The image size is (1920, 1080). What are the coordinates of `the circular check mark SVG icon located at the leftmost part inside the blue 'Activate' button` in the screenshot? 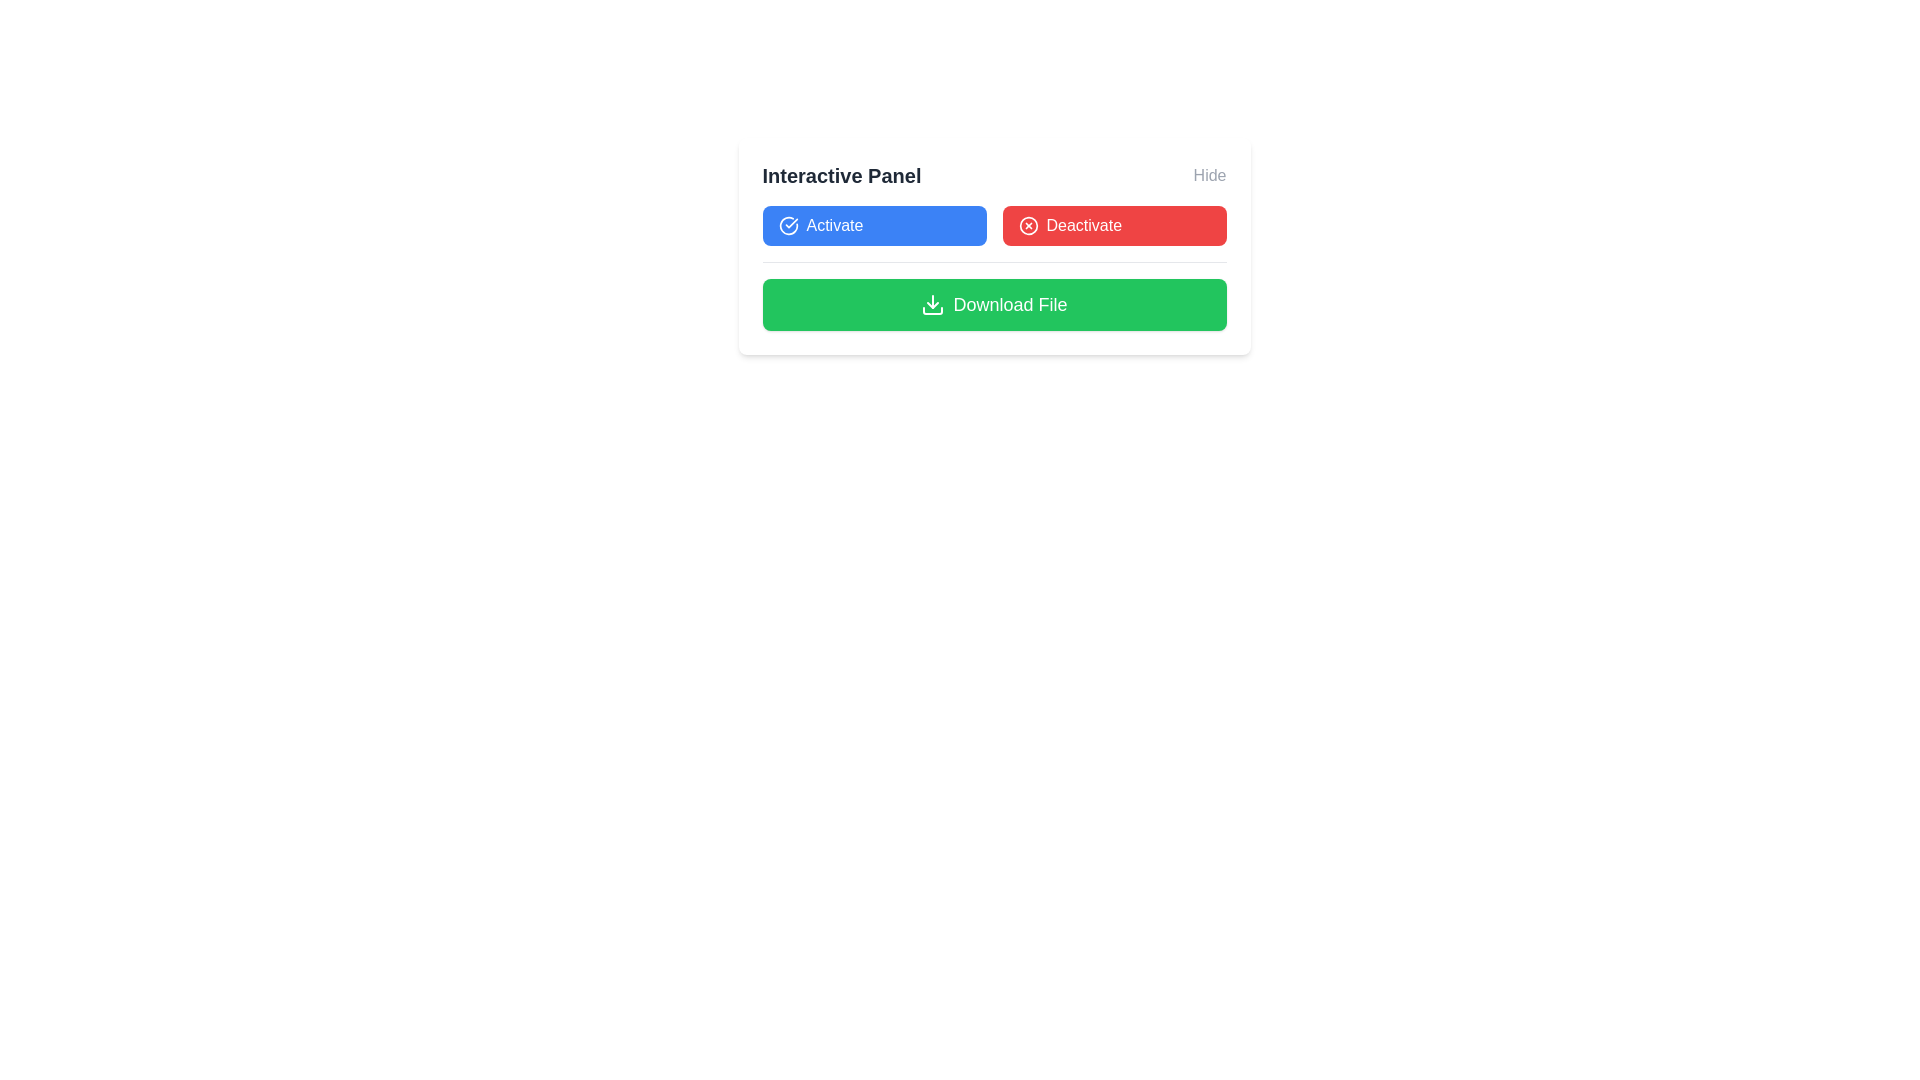 It's located at (787, 225).